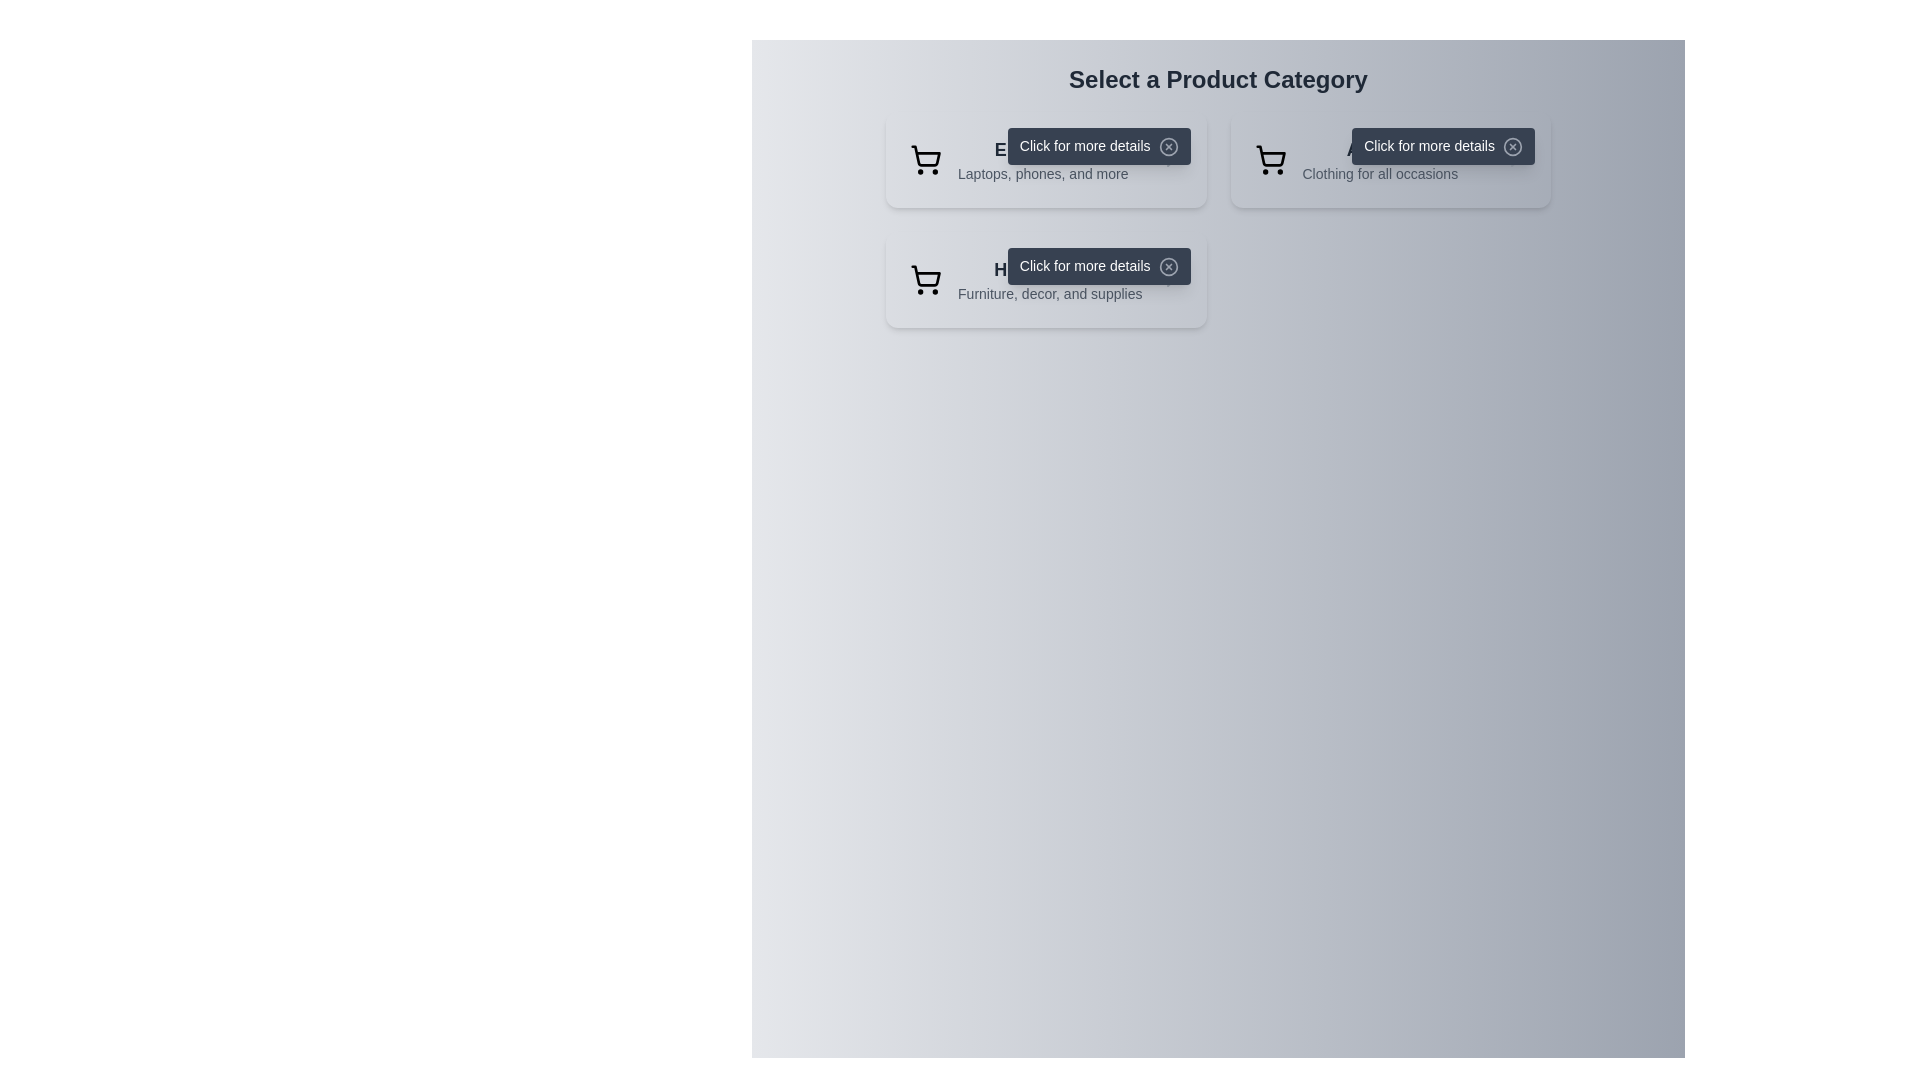 The height and width of the screenshot is (1080, 1920). What do you see at coordinates (1042, 149) in the screenshot?
I see `the text label that represents and labels a category for electronic products, located in the top-left region of the UI center panel` at bounding box center [1042, 149].